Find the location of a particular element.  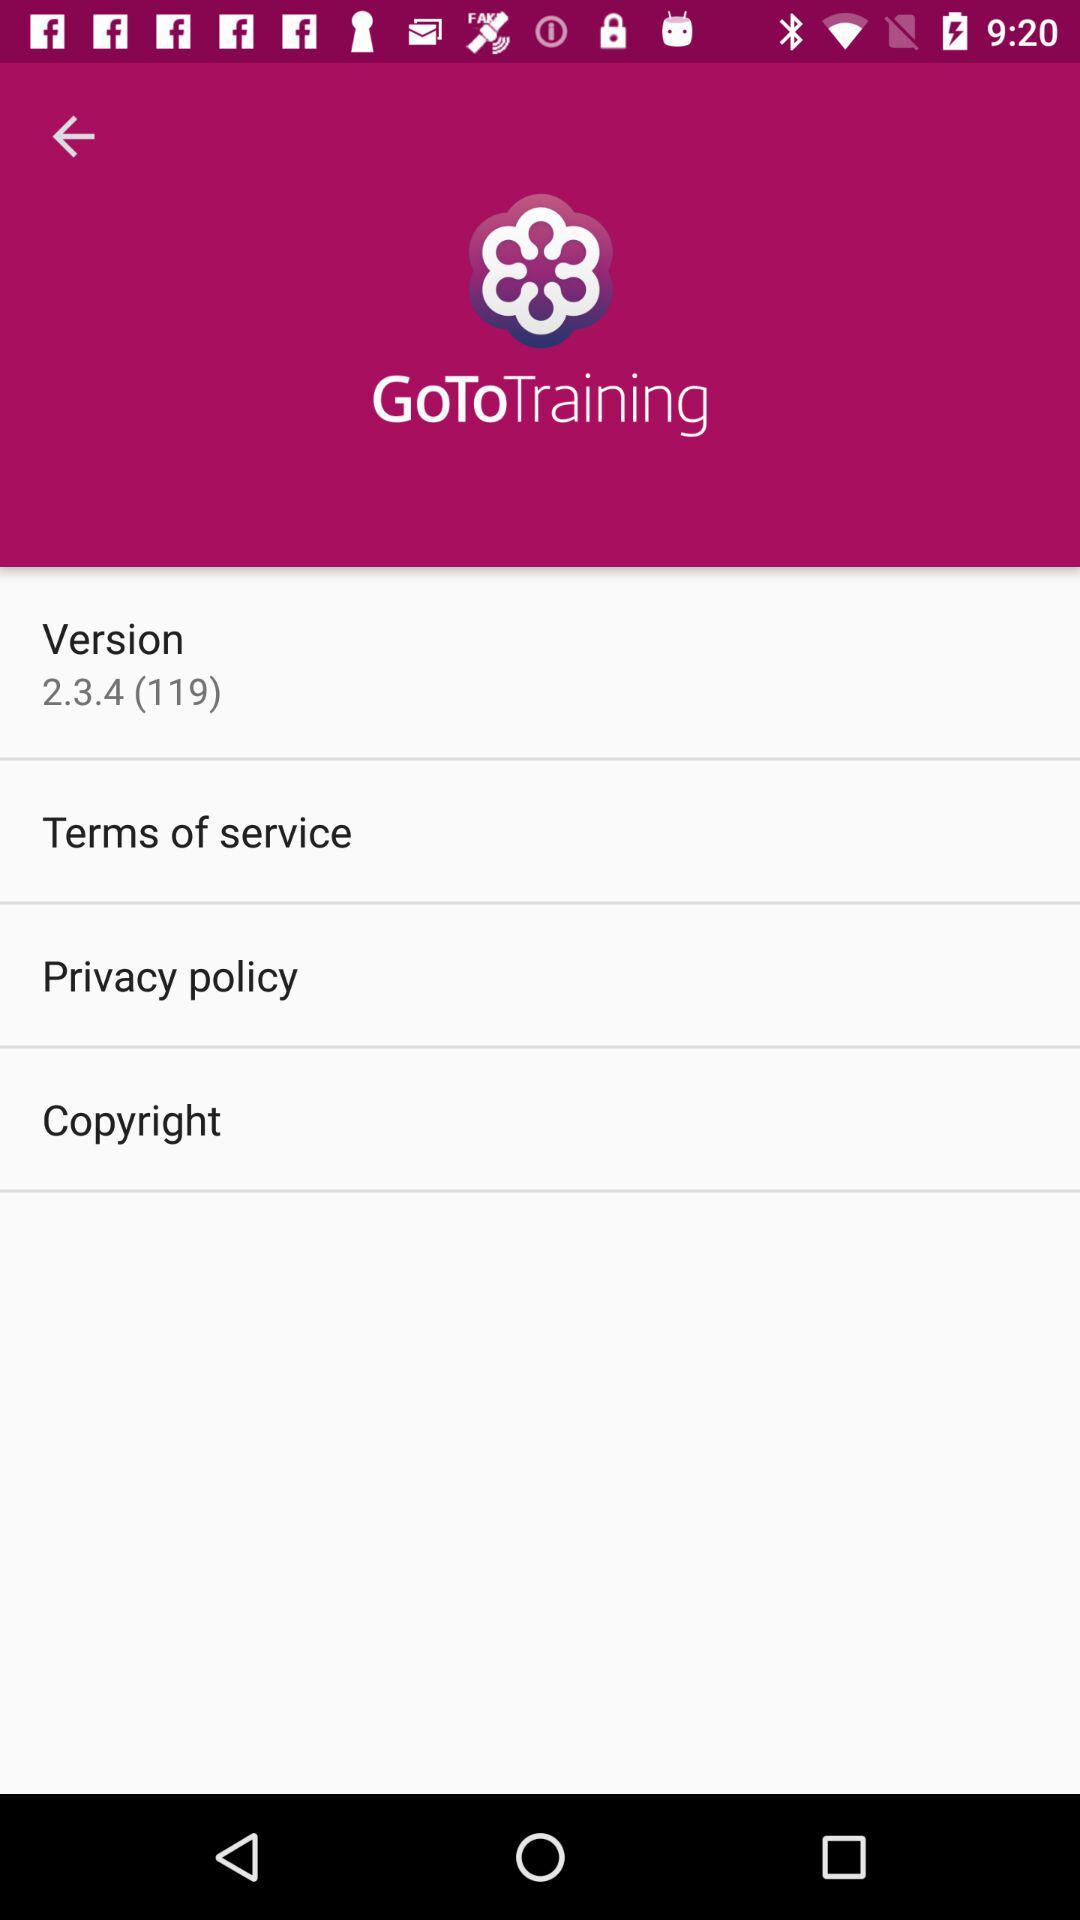

the item above the 2 3 4 icon is located at coordinates (113, 636).